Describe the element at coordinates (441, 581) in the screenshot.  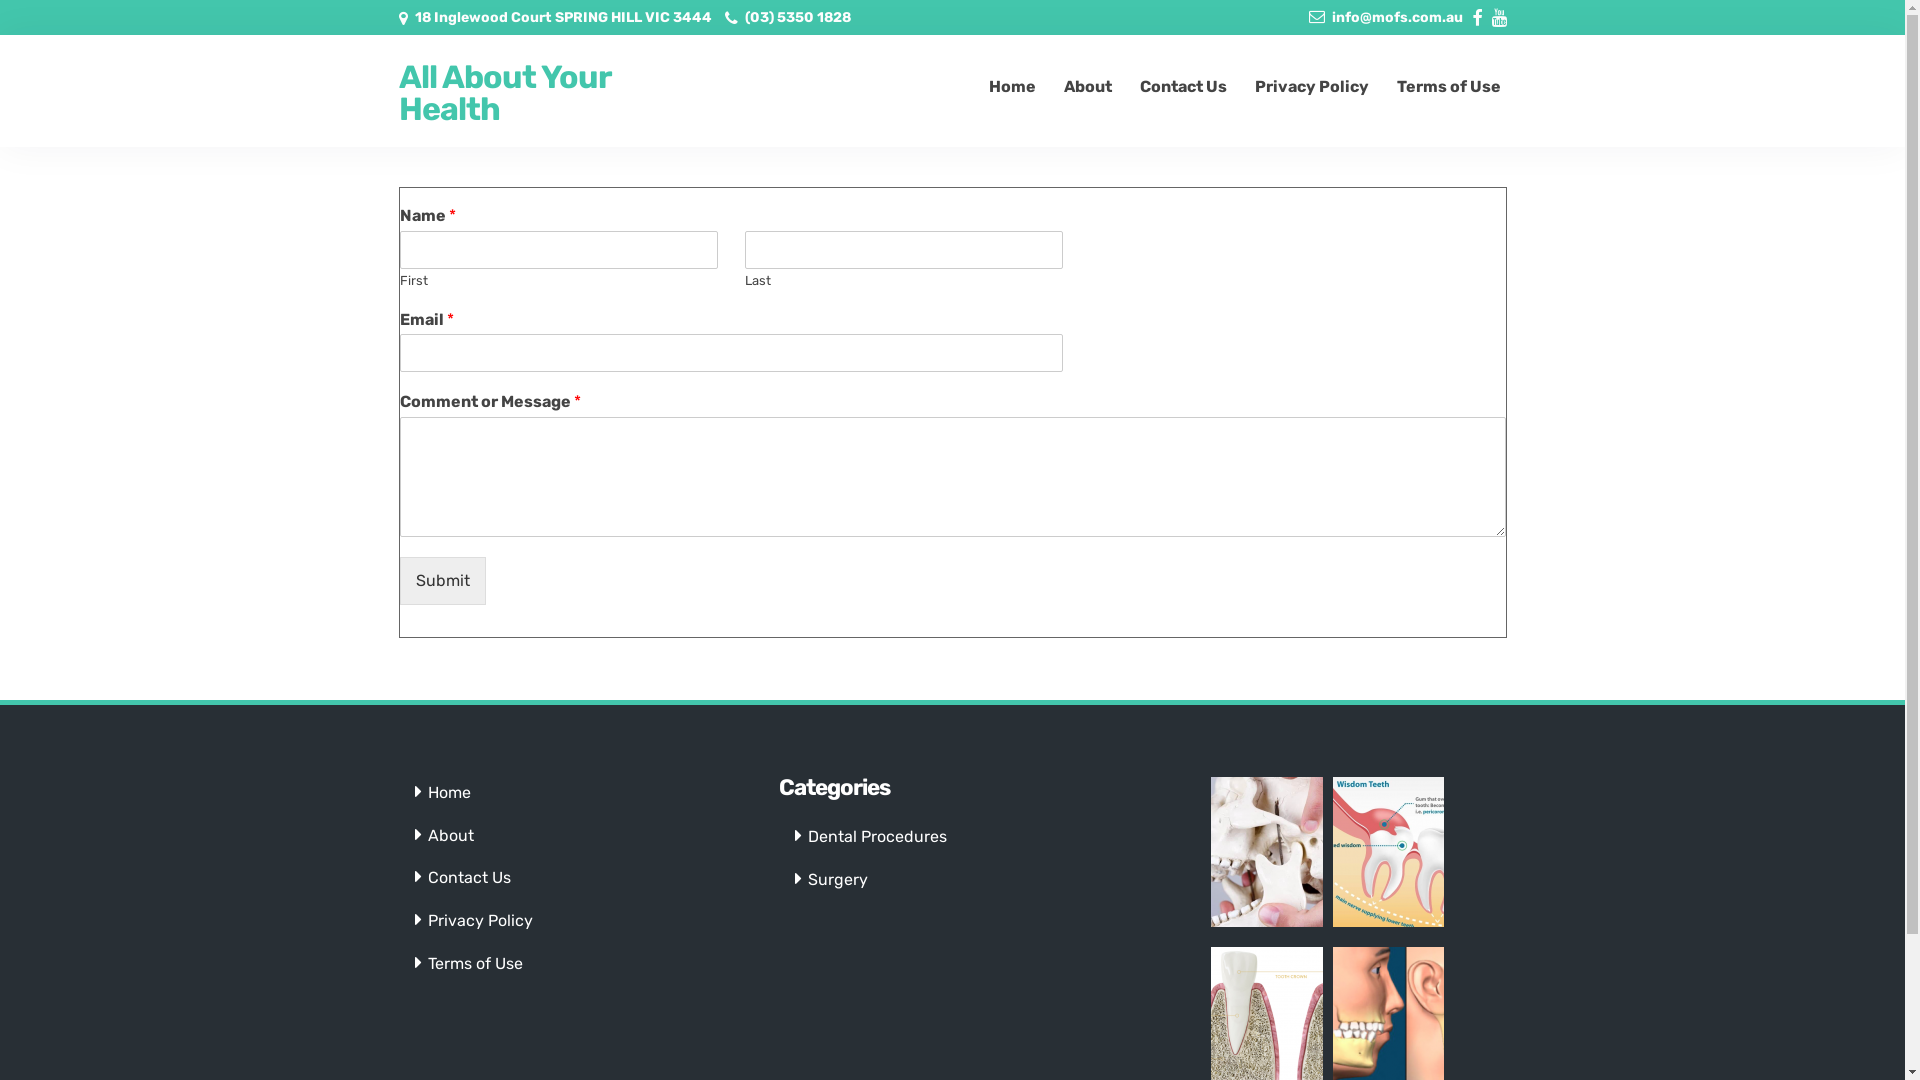
I see `'Submit'` at that location.